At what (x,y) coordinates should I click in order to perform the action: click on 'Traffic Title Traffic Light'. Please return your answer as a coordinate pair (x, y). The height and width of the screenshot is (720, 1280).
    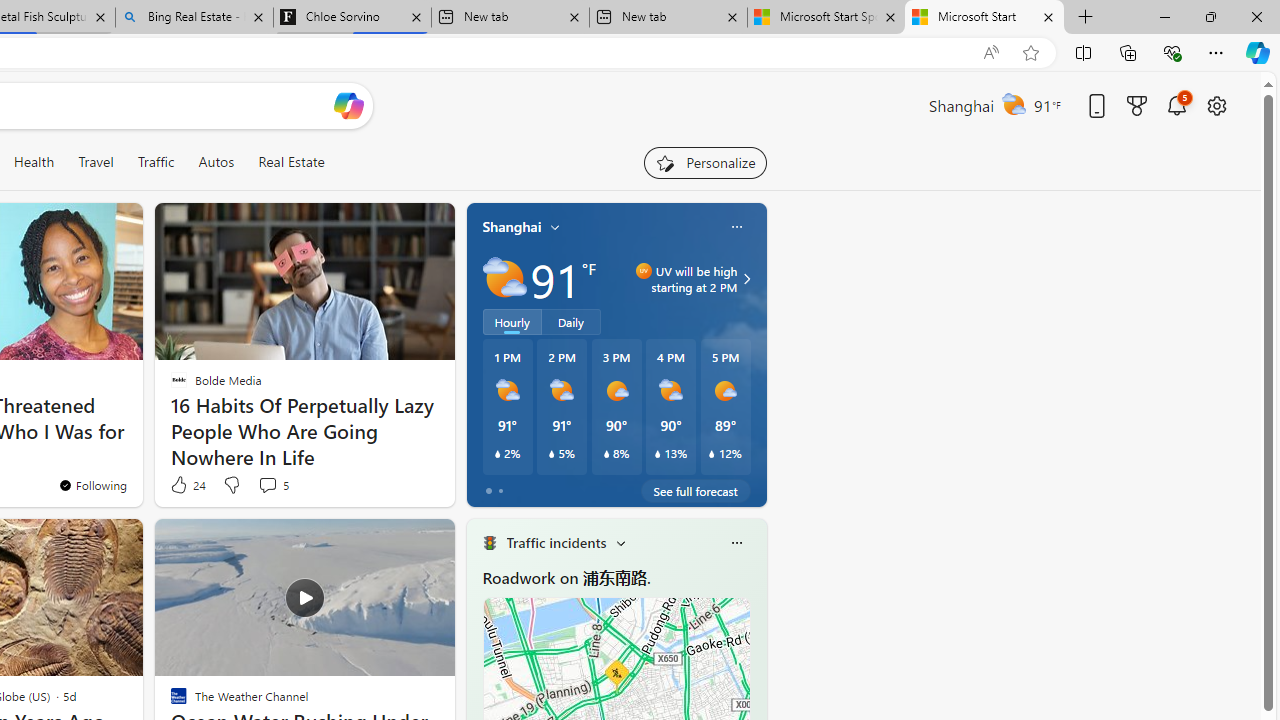
    Looking at the image, I should click on (489, 542).